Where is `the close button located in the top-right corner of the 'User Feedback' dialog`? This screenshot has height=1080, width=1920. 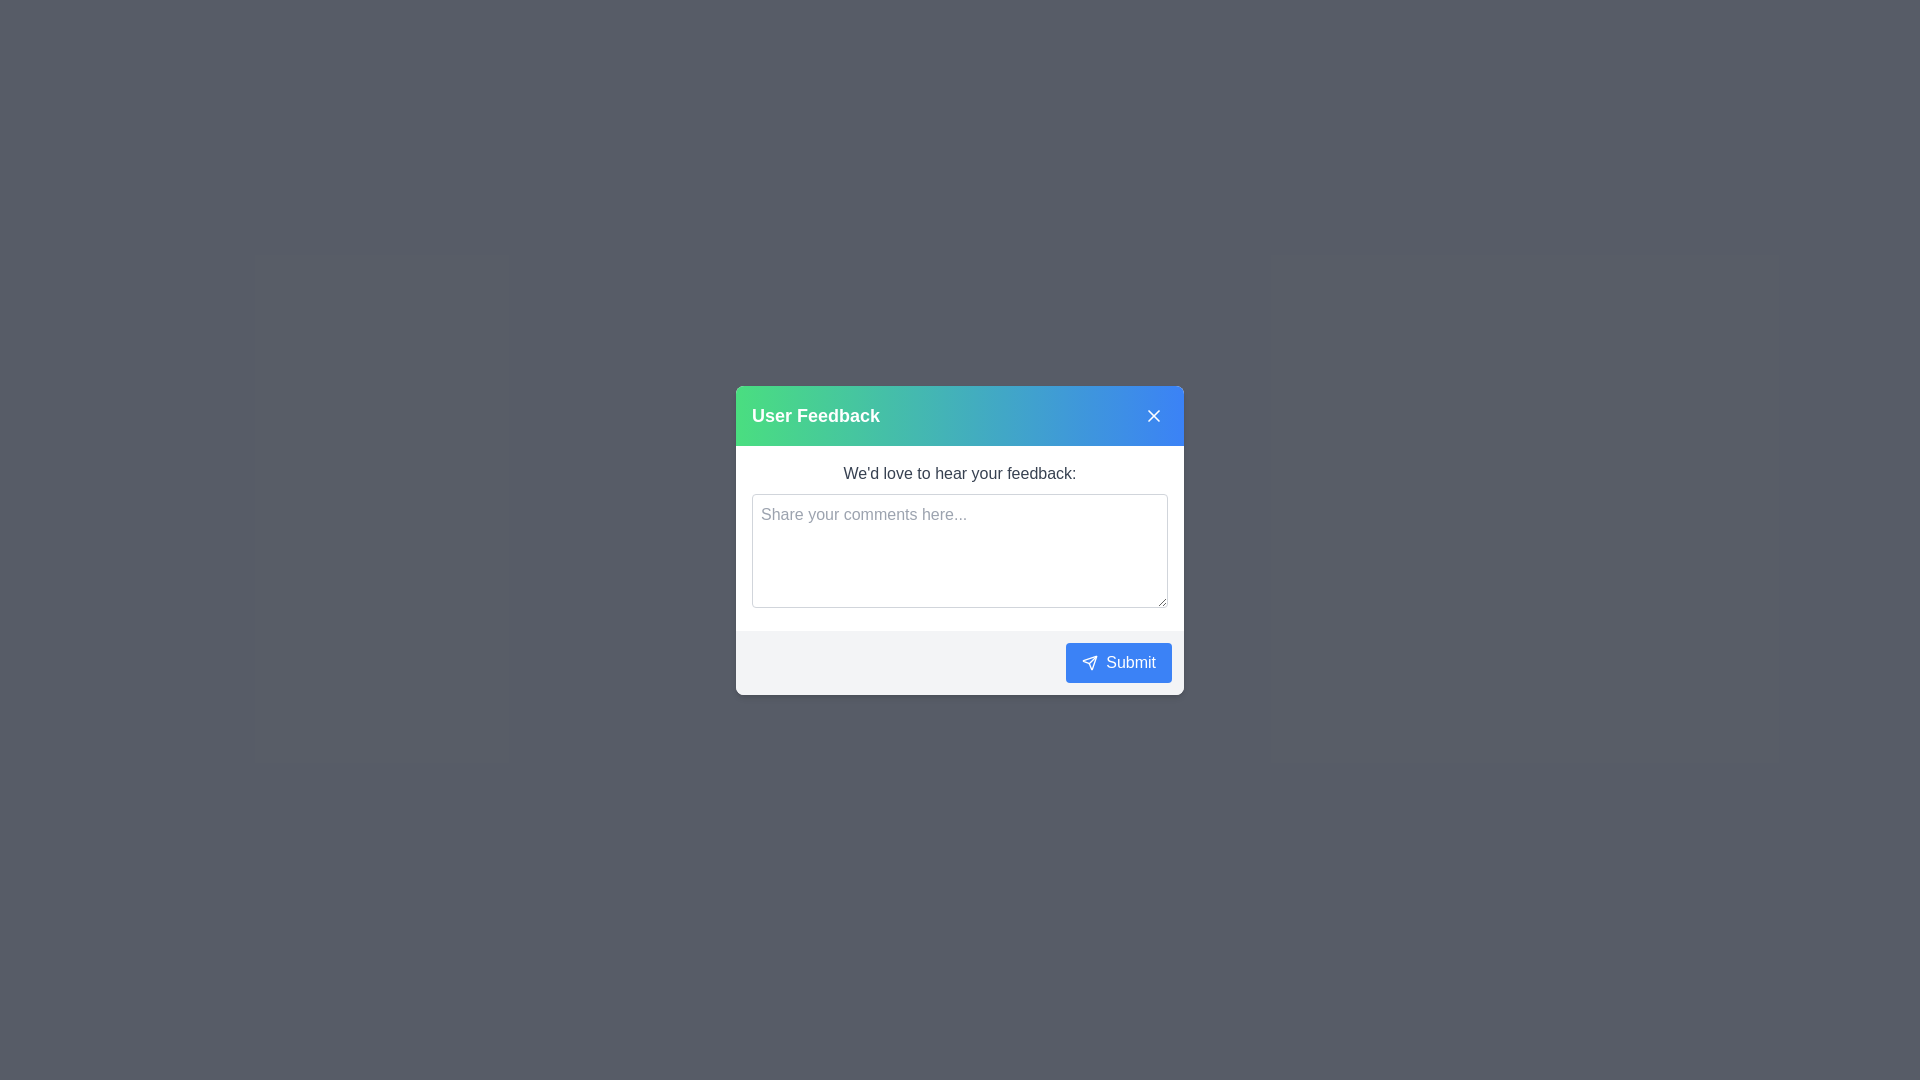 the close button located in the top-right corner of the 'User Feedback' dialog is located at coordinates (1153, 414).